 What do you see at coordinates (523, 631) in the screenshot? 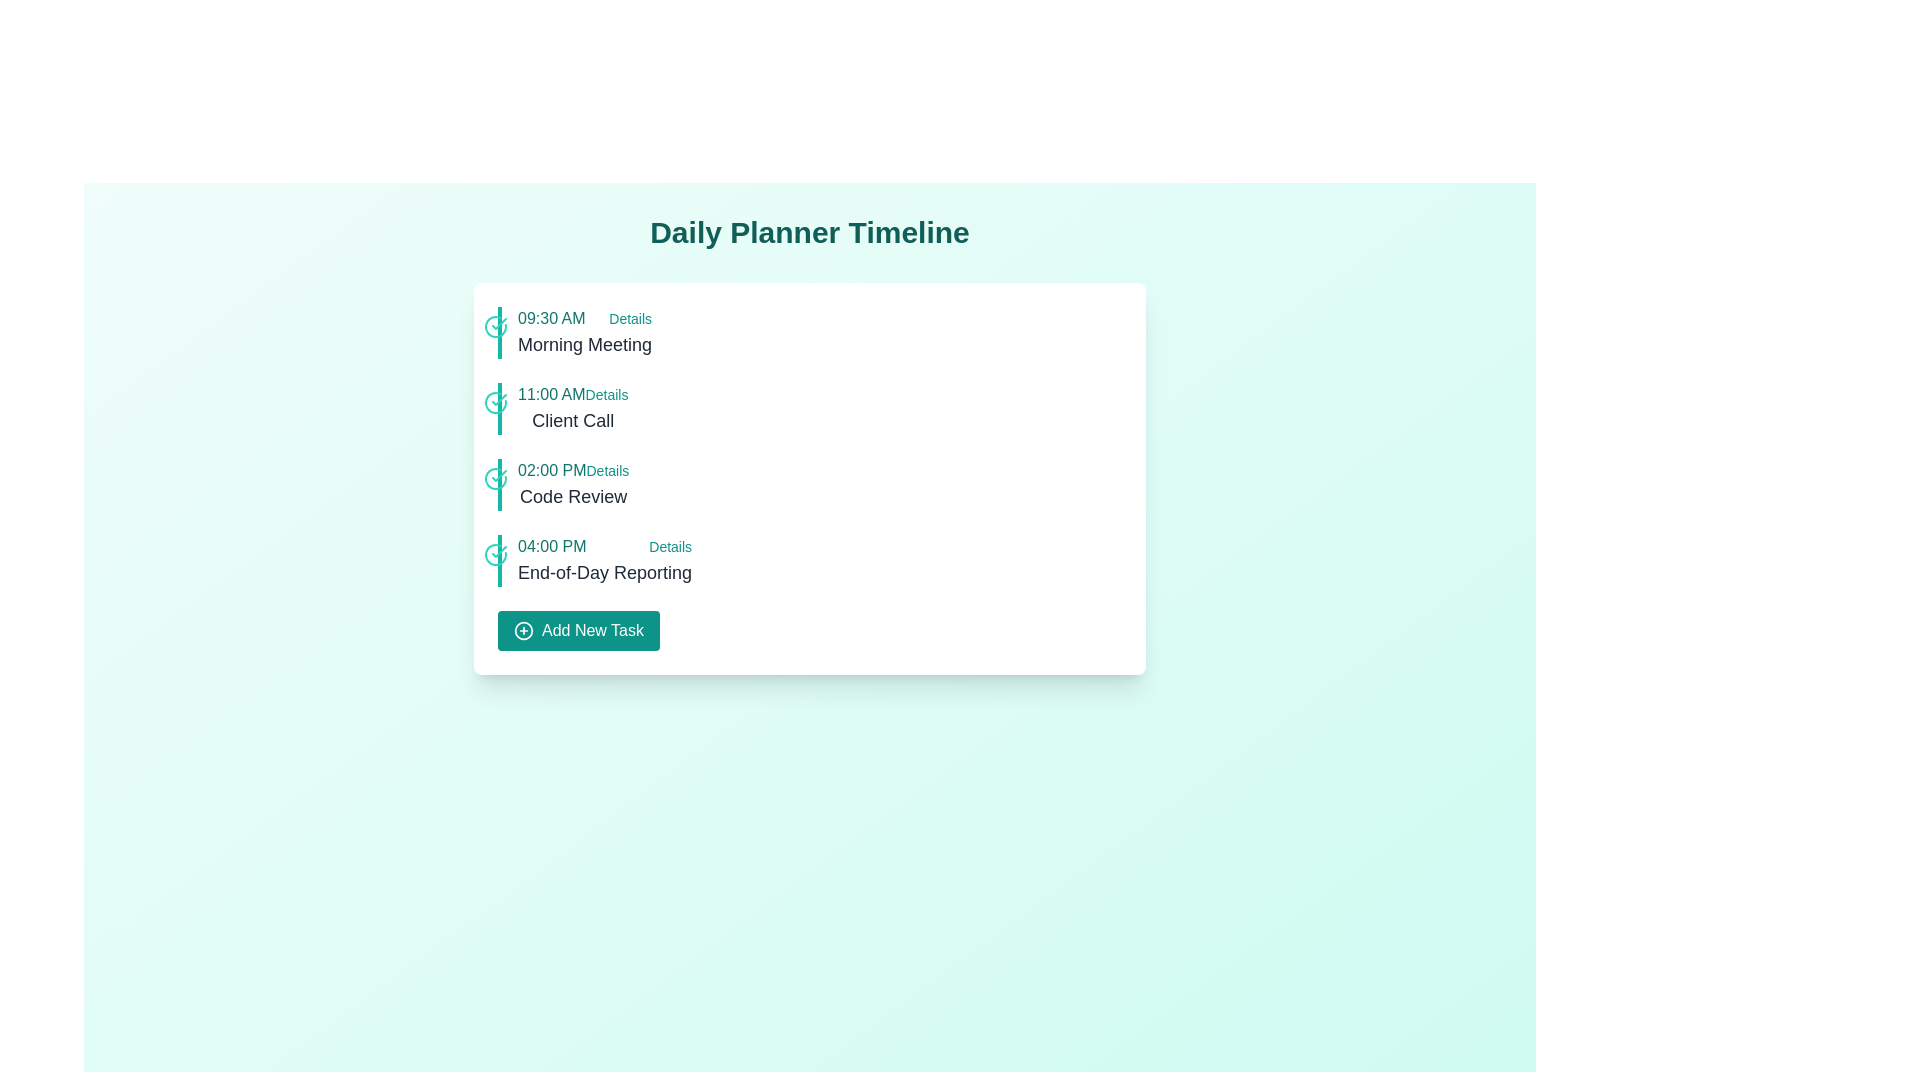
I see `the circular 'plus' icon with a teal border and white fill, located within the green rectangular button labeled 'Add New Task'` at bounding box center [523, 631].